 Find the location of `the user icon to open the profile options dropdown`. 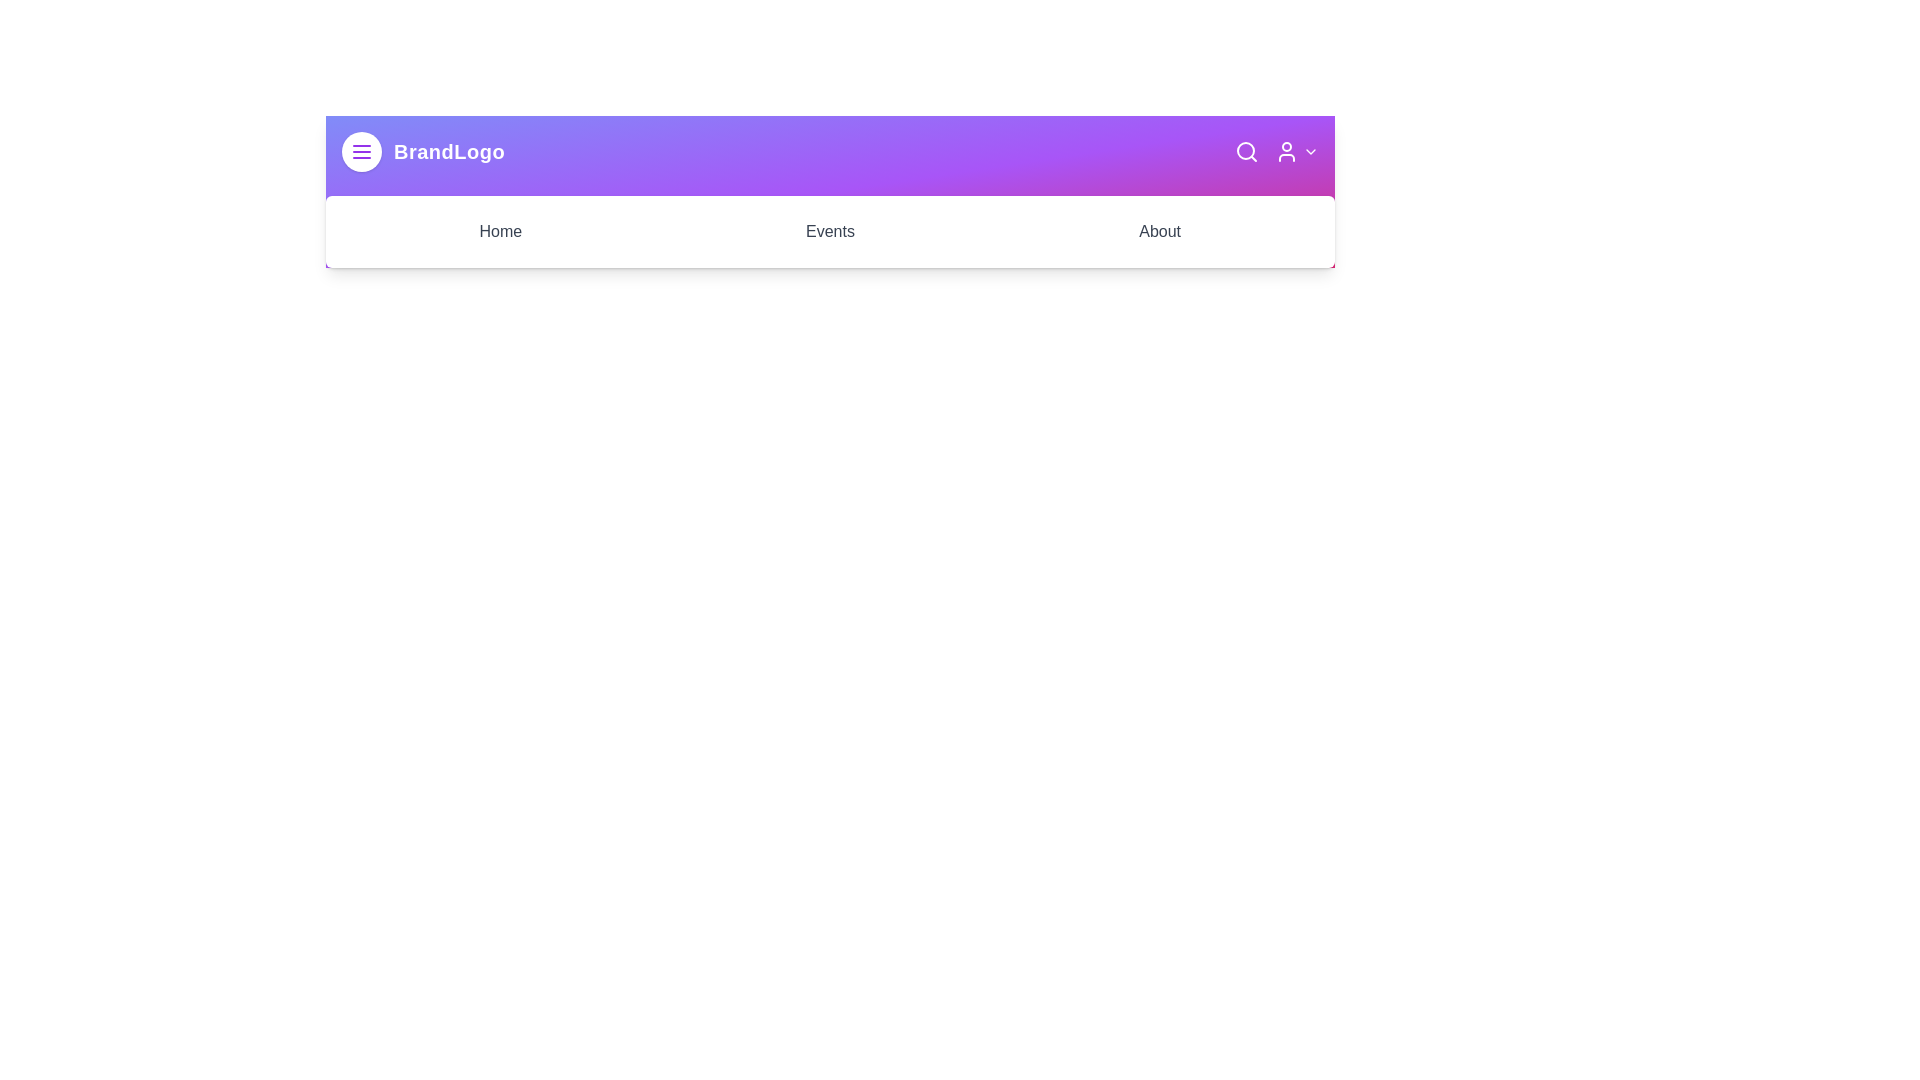

the user icon to open the profile options dropdown is located at coordinates (1296, 150).